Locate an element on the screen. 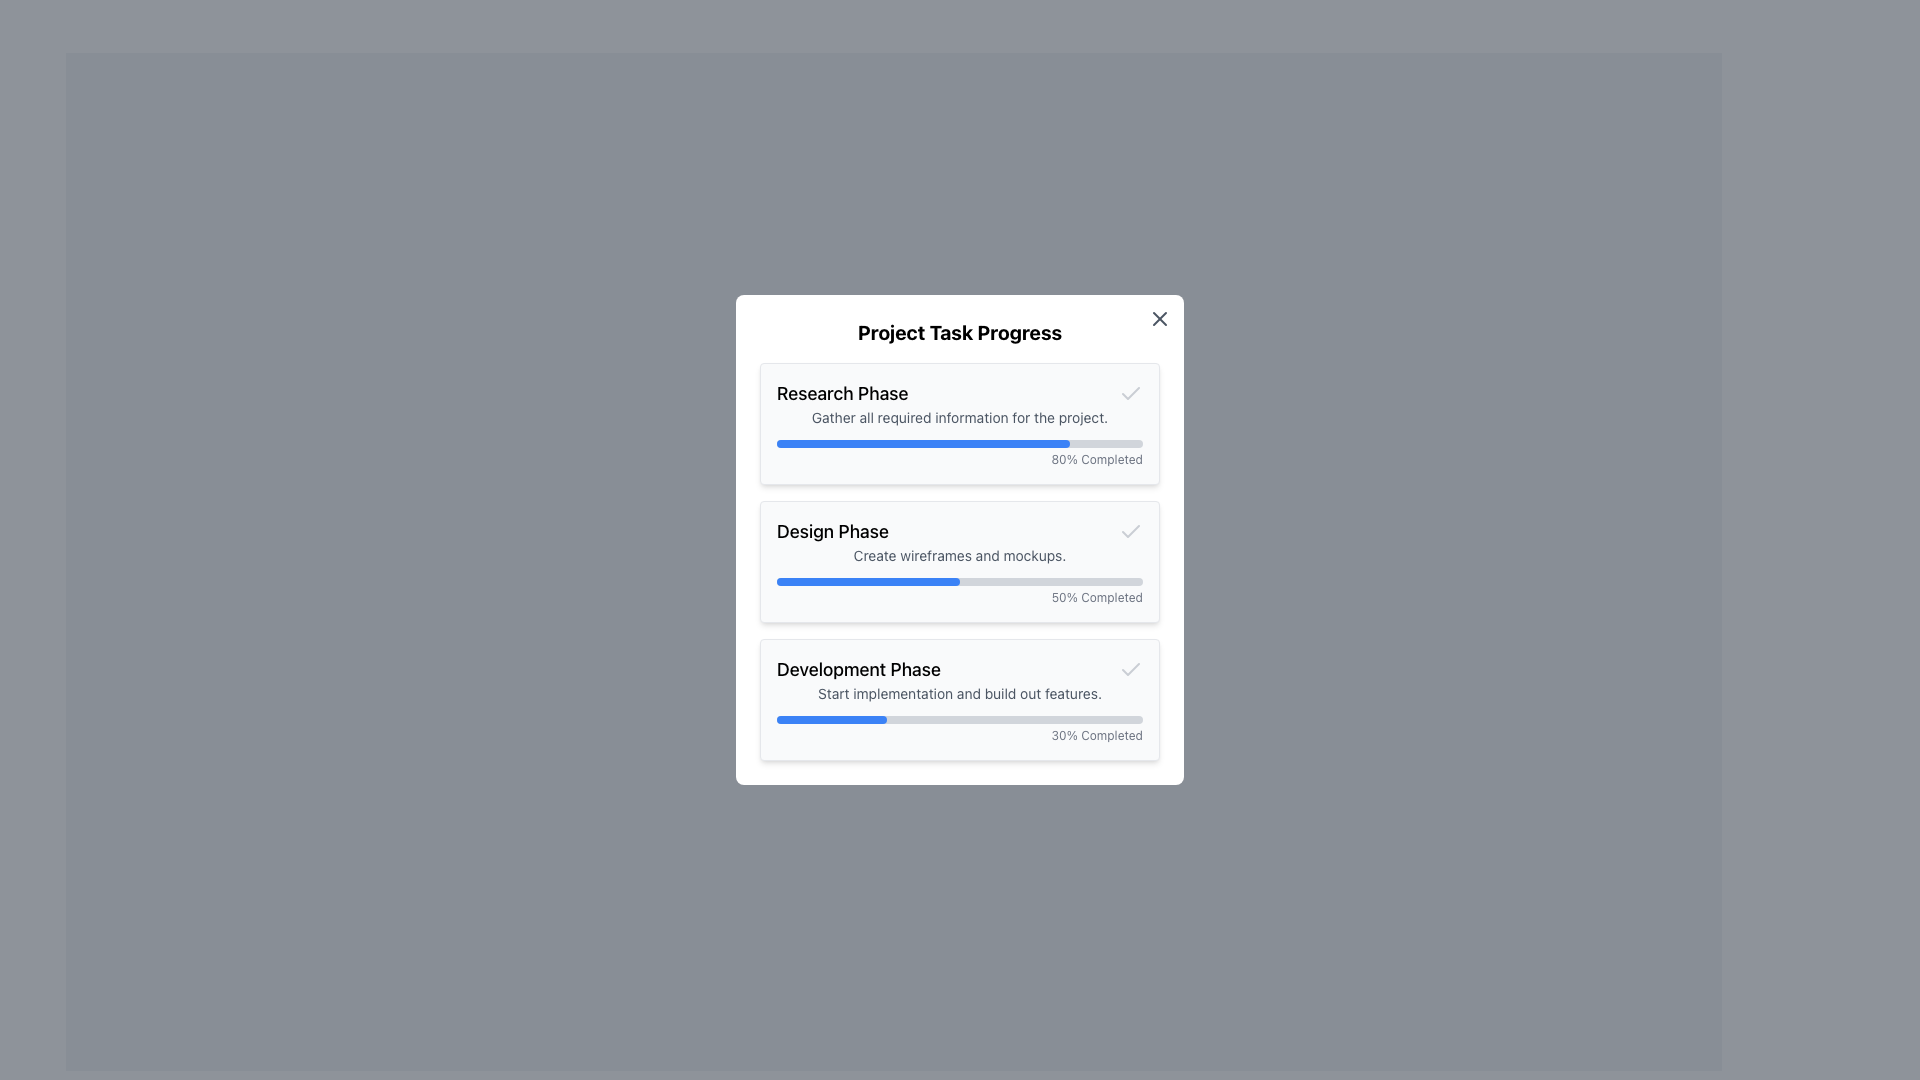  completion percentage indicated on the horizontal progress bar located within the 'Design Phase' card, which shows 50% completion is located at coordinates (960, 582).